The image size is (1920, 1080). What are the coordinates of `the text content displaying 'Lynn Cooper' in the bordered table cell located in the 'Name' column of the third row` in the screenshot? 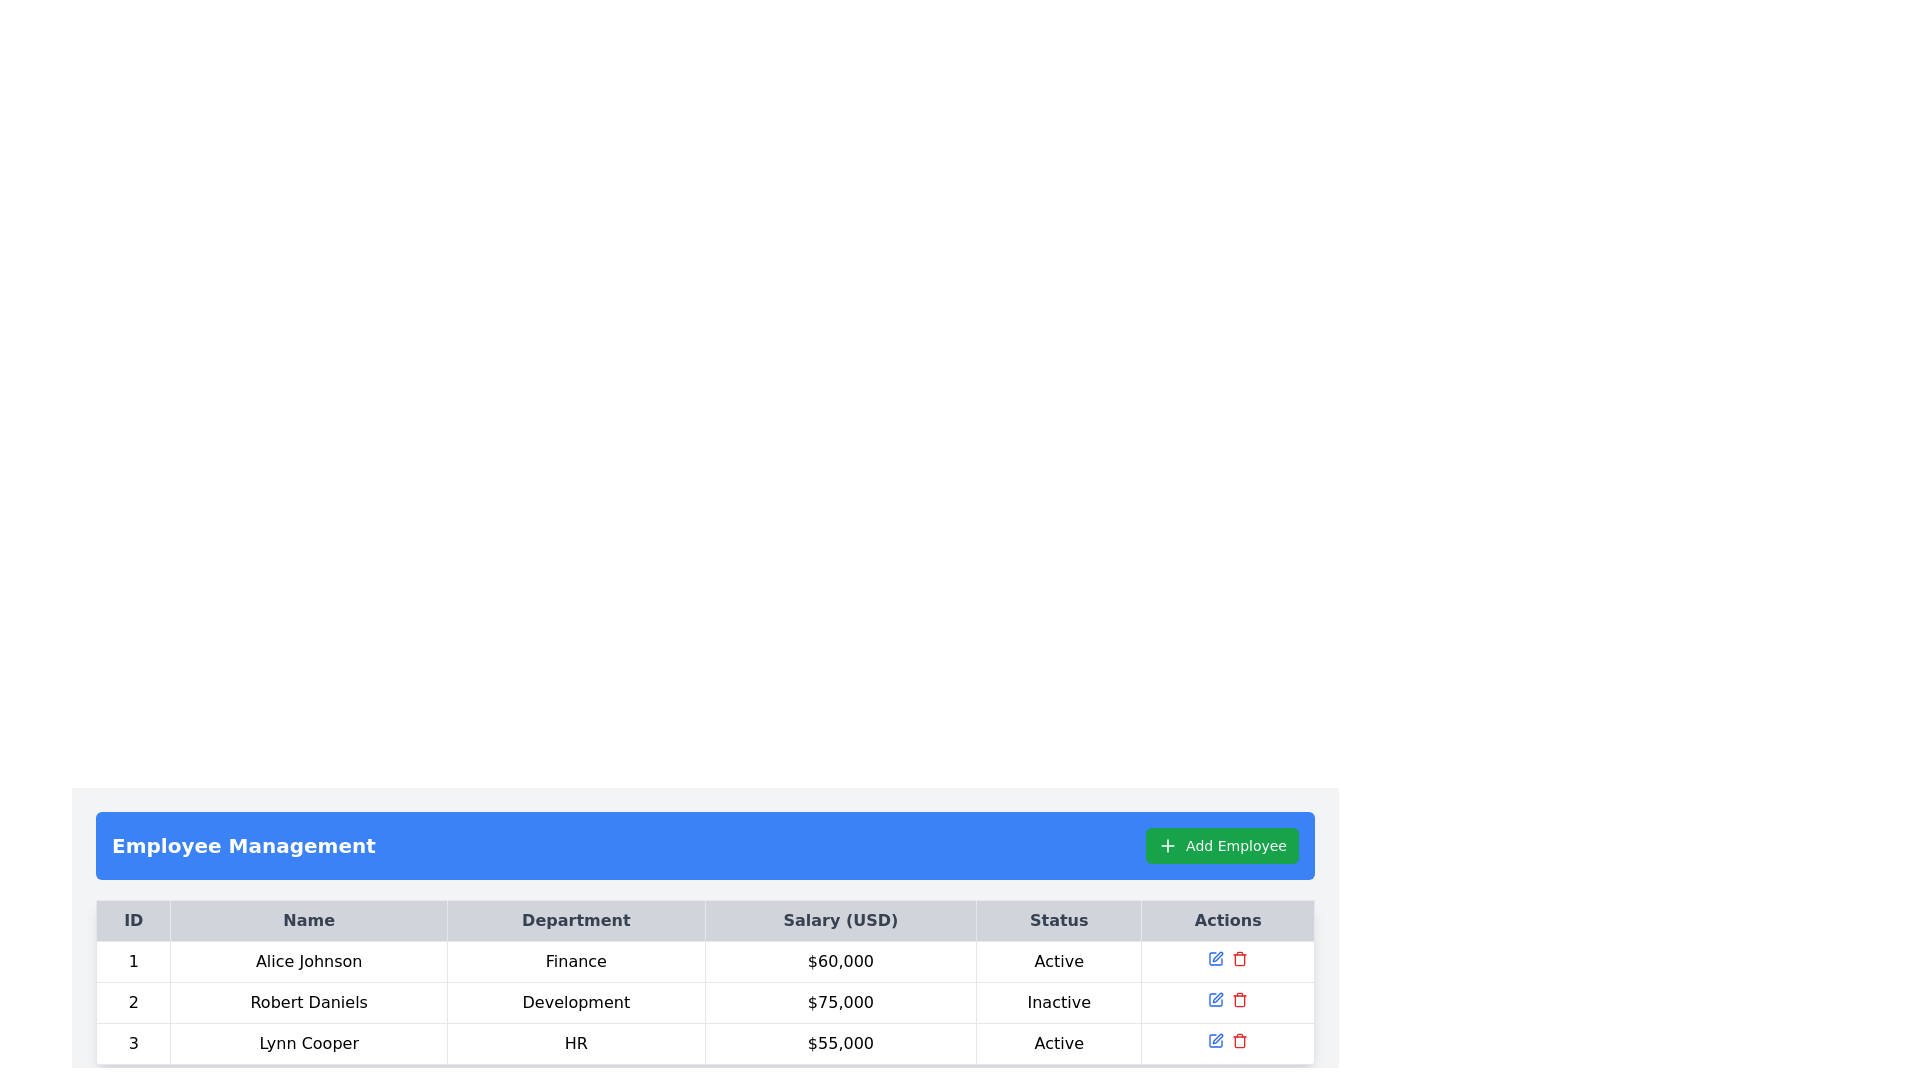 It's located at (308, 1043).